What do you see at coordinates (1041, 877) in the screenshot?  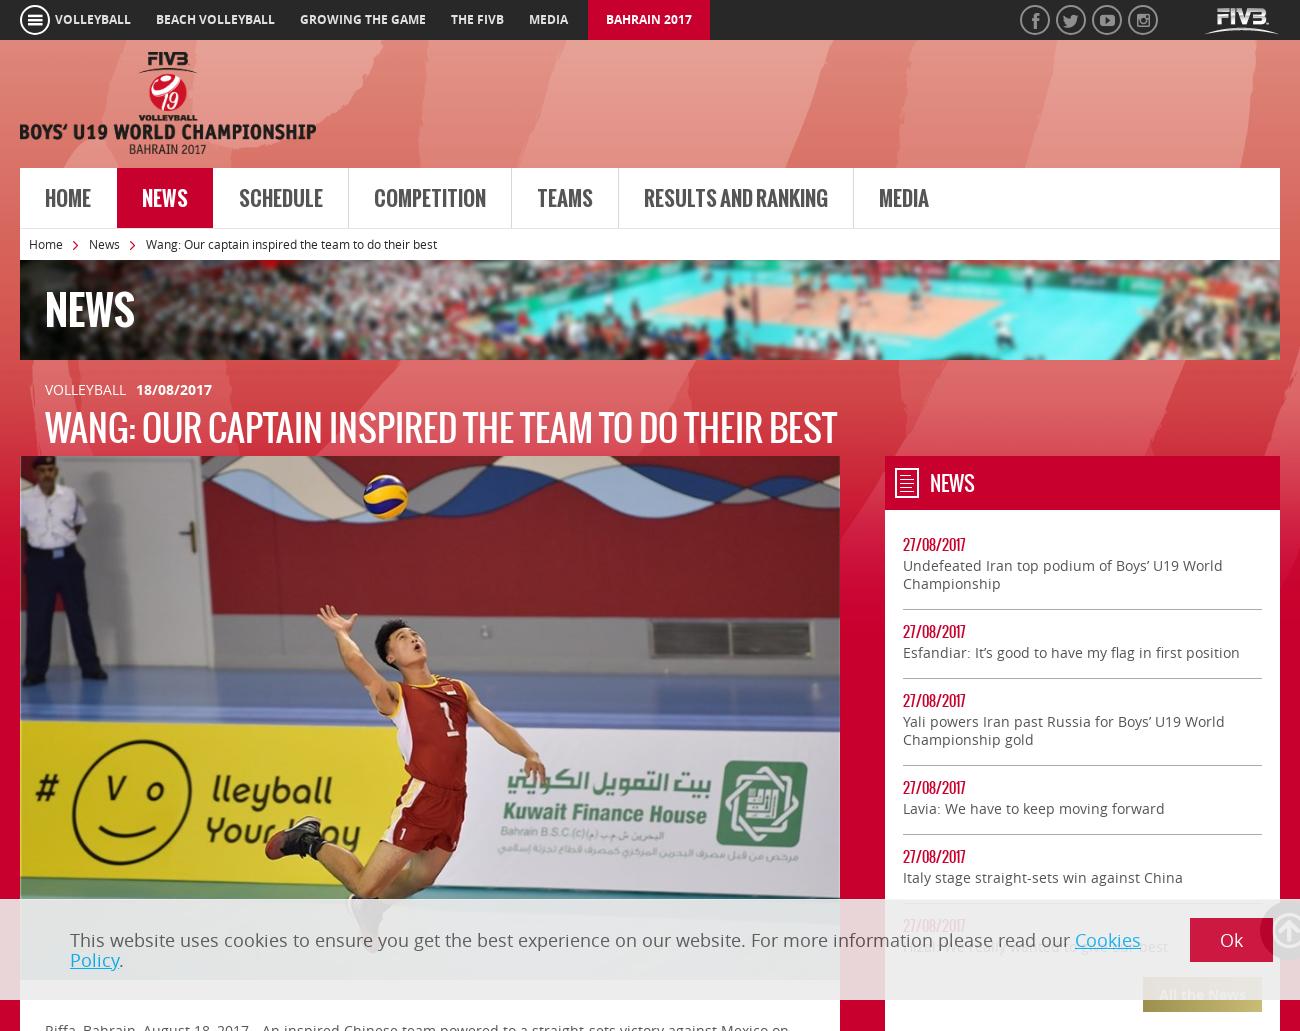 I see `'Italy stage straight-sets win against China'` at bounding box center [1041, 877].